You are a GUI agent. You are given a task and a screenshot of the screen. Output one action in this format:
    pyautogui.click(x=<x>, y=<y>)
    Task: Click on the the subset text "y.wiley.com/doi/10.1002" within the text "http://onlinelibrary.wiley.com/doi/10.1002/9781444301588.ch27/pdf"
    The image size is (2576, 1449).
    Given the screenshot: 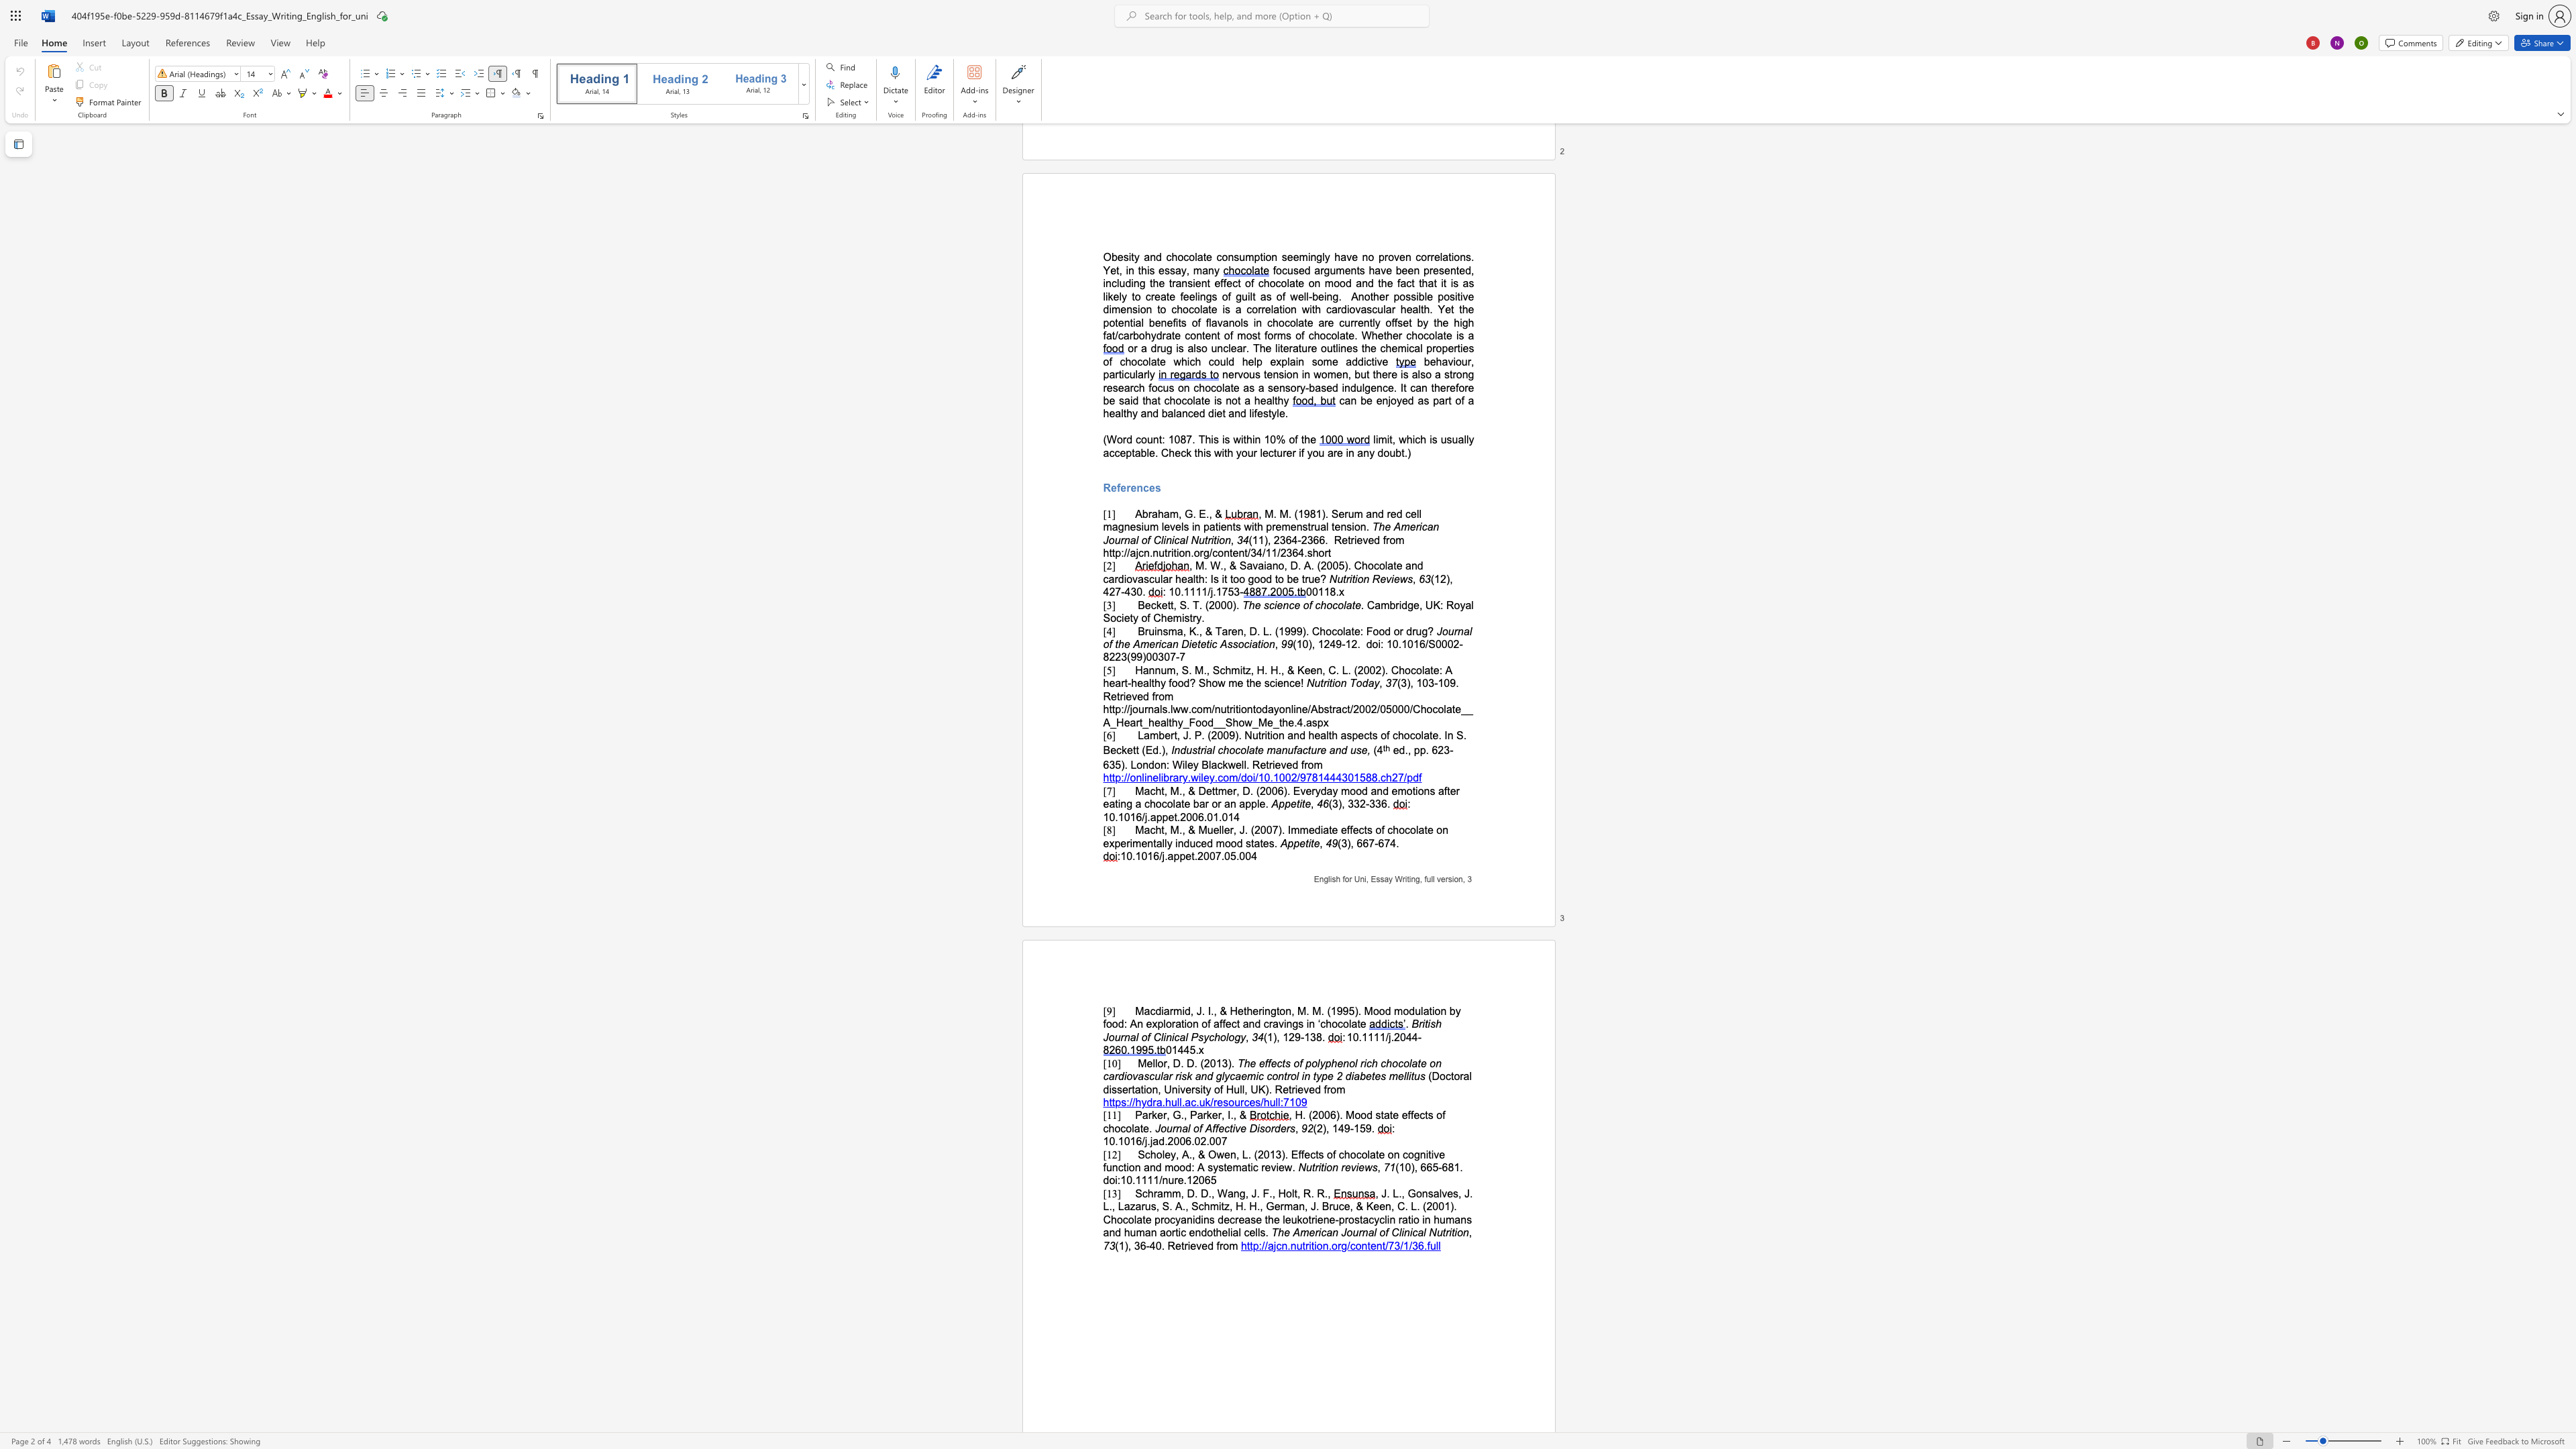 What is the action you would take?
    pyautogui.click(x=1181, y=776)
    